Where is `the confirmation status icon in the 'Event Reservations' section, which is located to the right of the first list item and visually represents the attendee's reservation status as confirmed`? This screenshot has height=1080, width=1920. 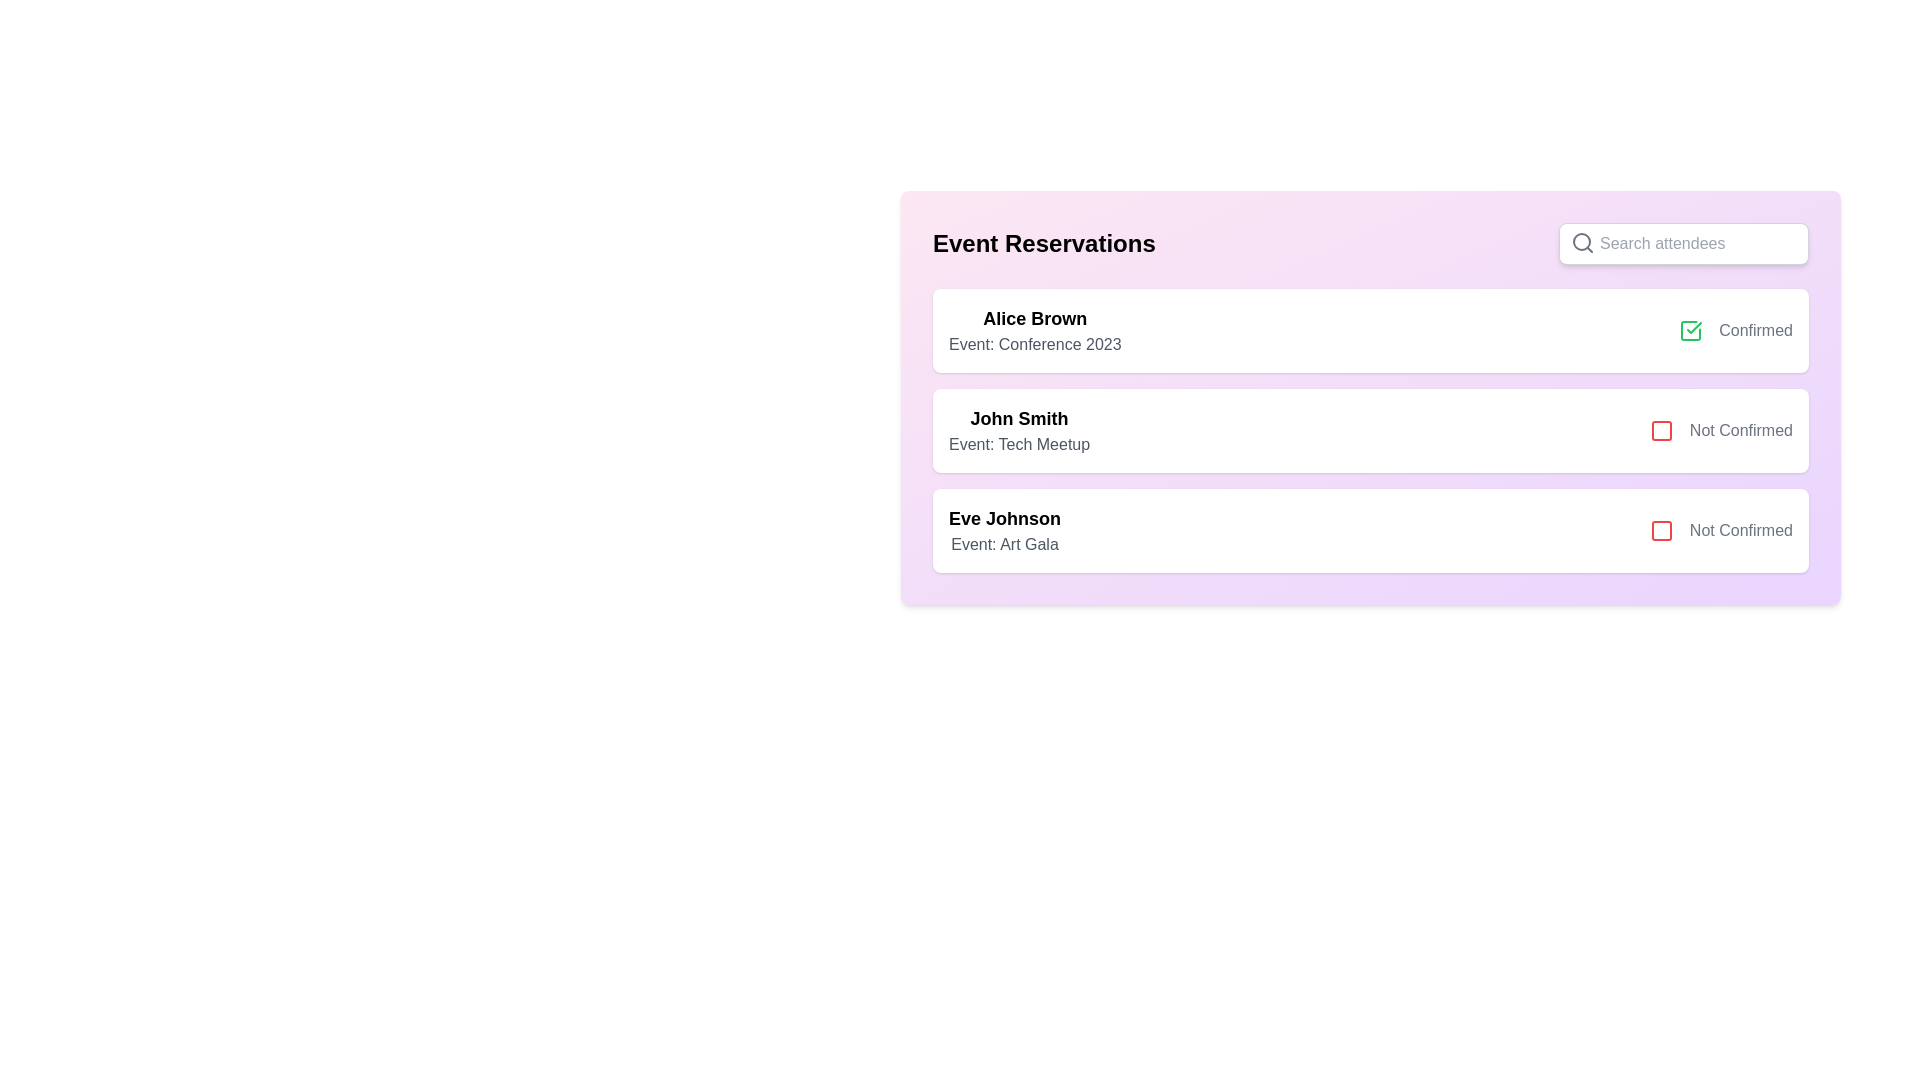
the confirmation status icon in the 'Event Reservations' section, which is located to the right of the first list item and visually represents the attendee's reservation status as confirmed is located at coordinates (1690, 330).